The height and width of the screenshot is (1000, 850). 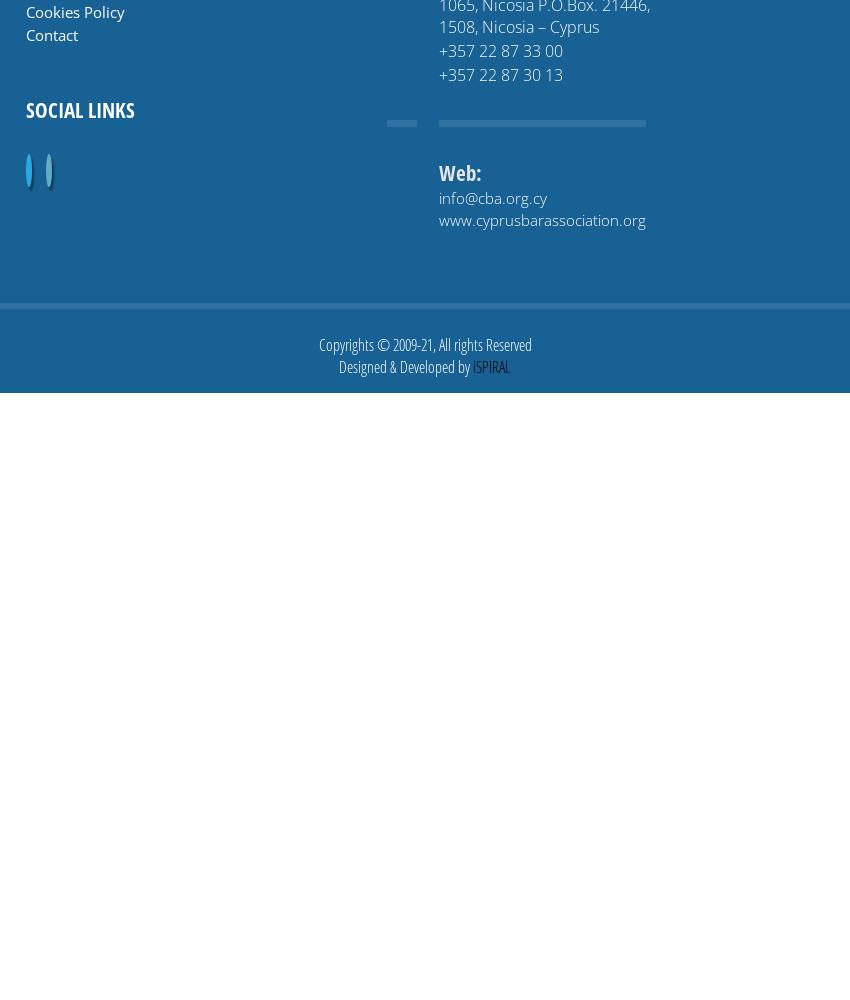 What do you see at coordinates (79, 109) in the screenshot?
I see `'Social links'` at bounding box center [79, 109].